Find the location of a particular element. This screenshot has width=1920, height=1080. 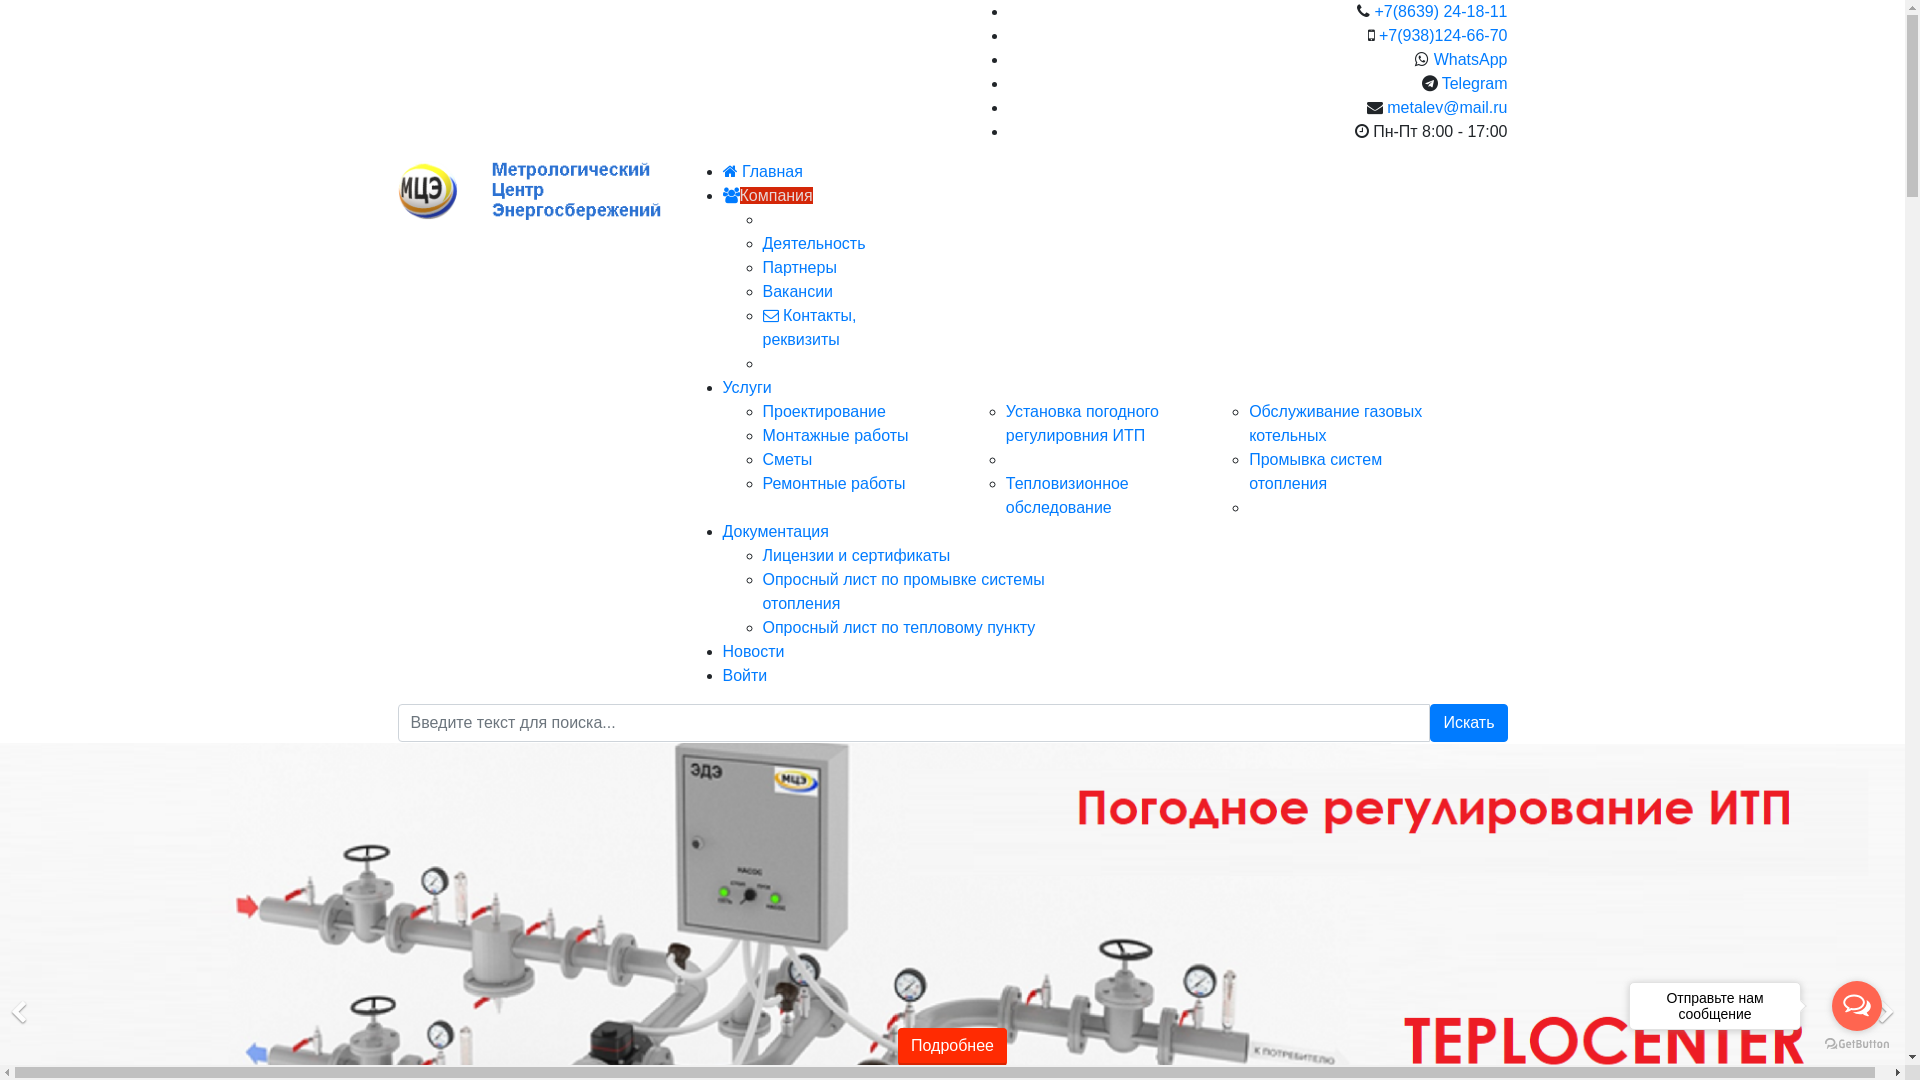

'WhatsApp' is located at coordinates (1470, 58).